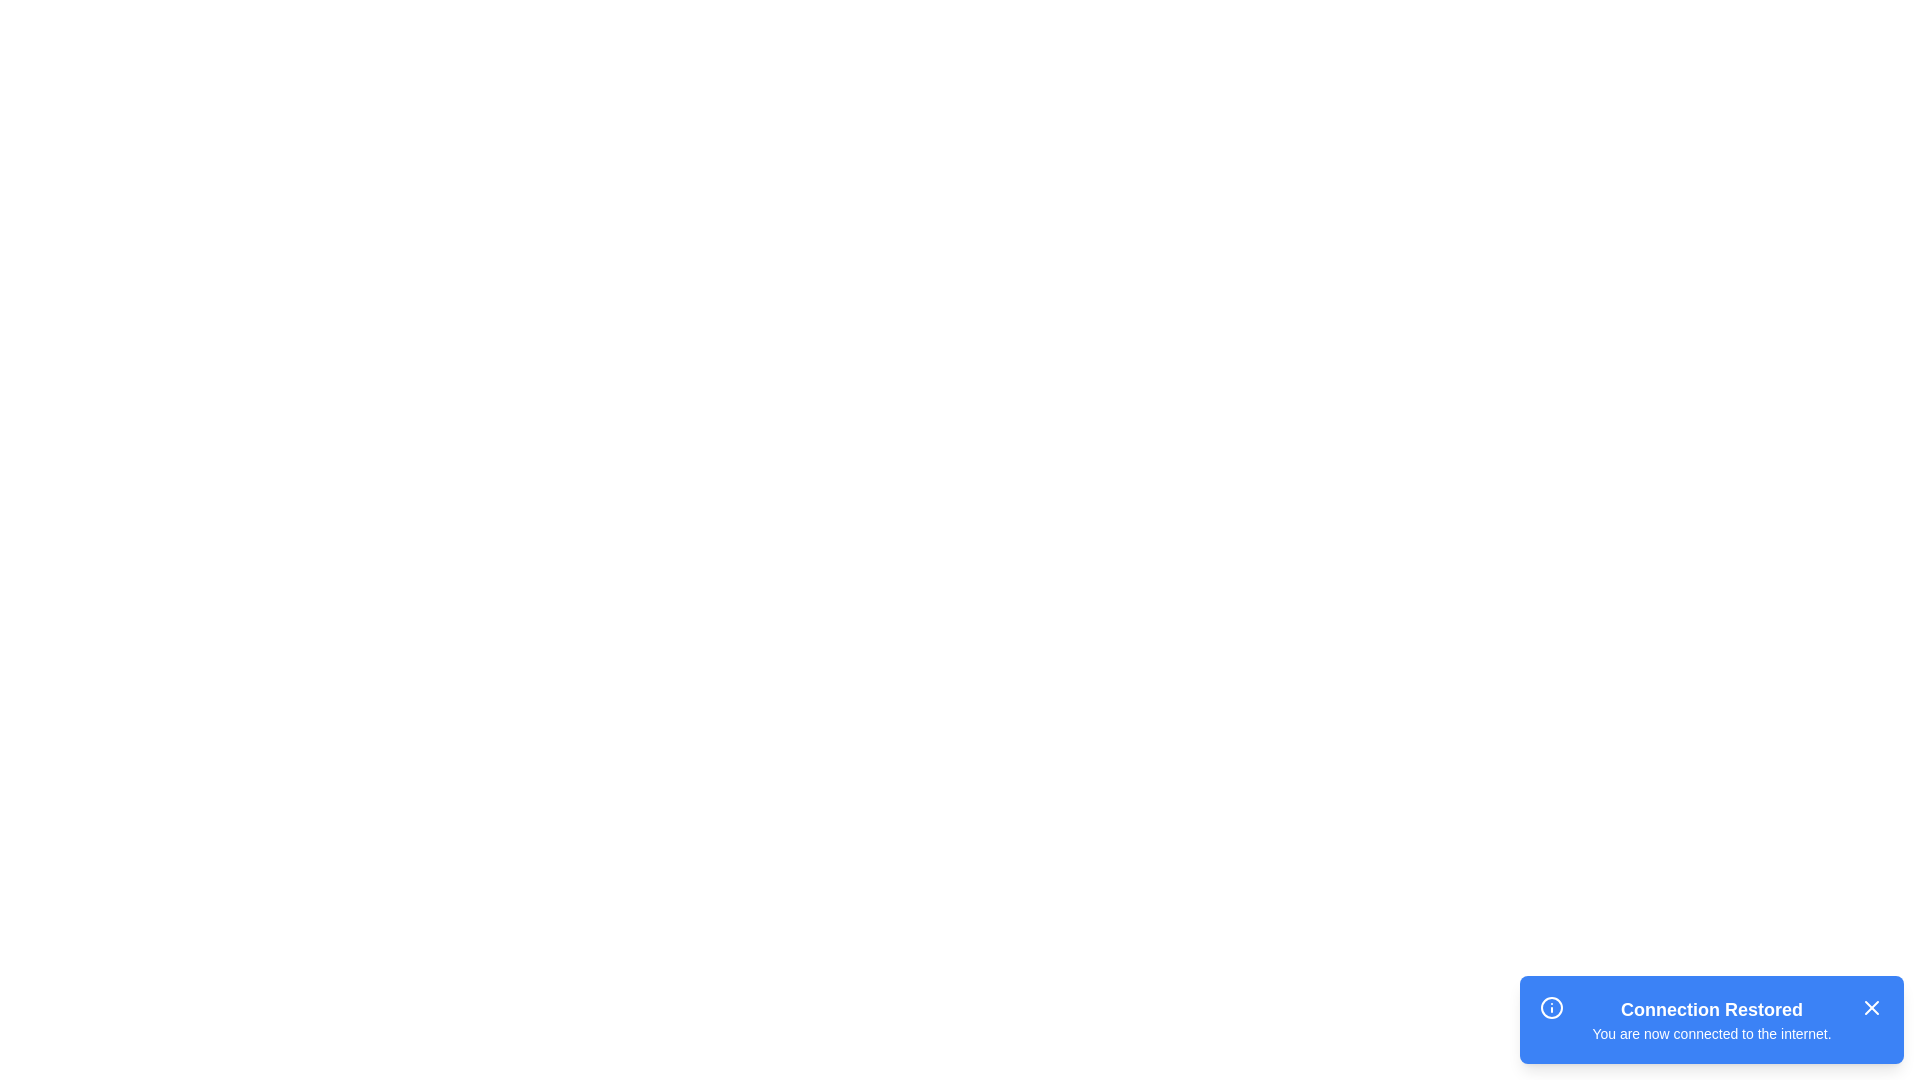  I want to click on the feedback text element that indicates the current internet connection state, located below the title 'Connection Restored' in the notification box, so click(1711, 1033).